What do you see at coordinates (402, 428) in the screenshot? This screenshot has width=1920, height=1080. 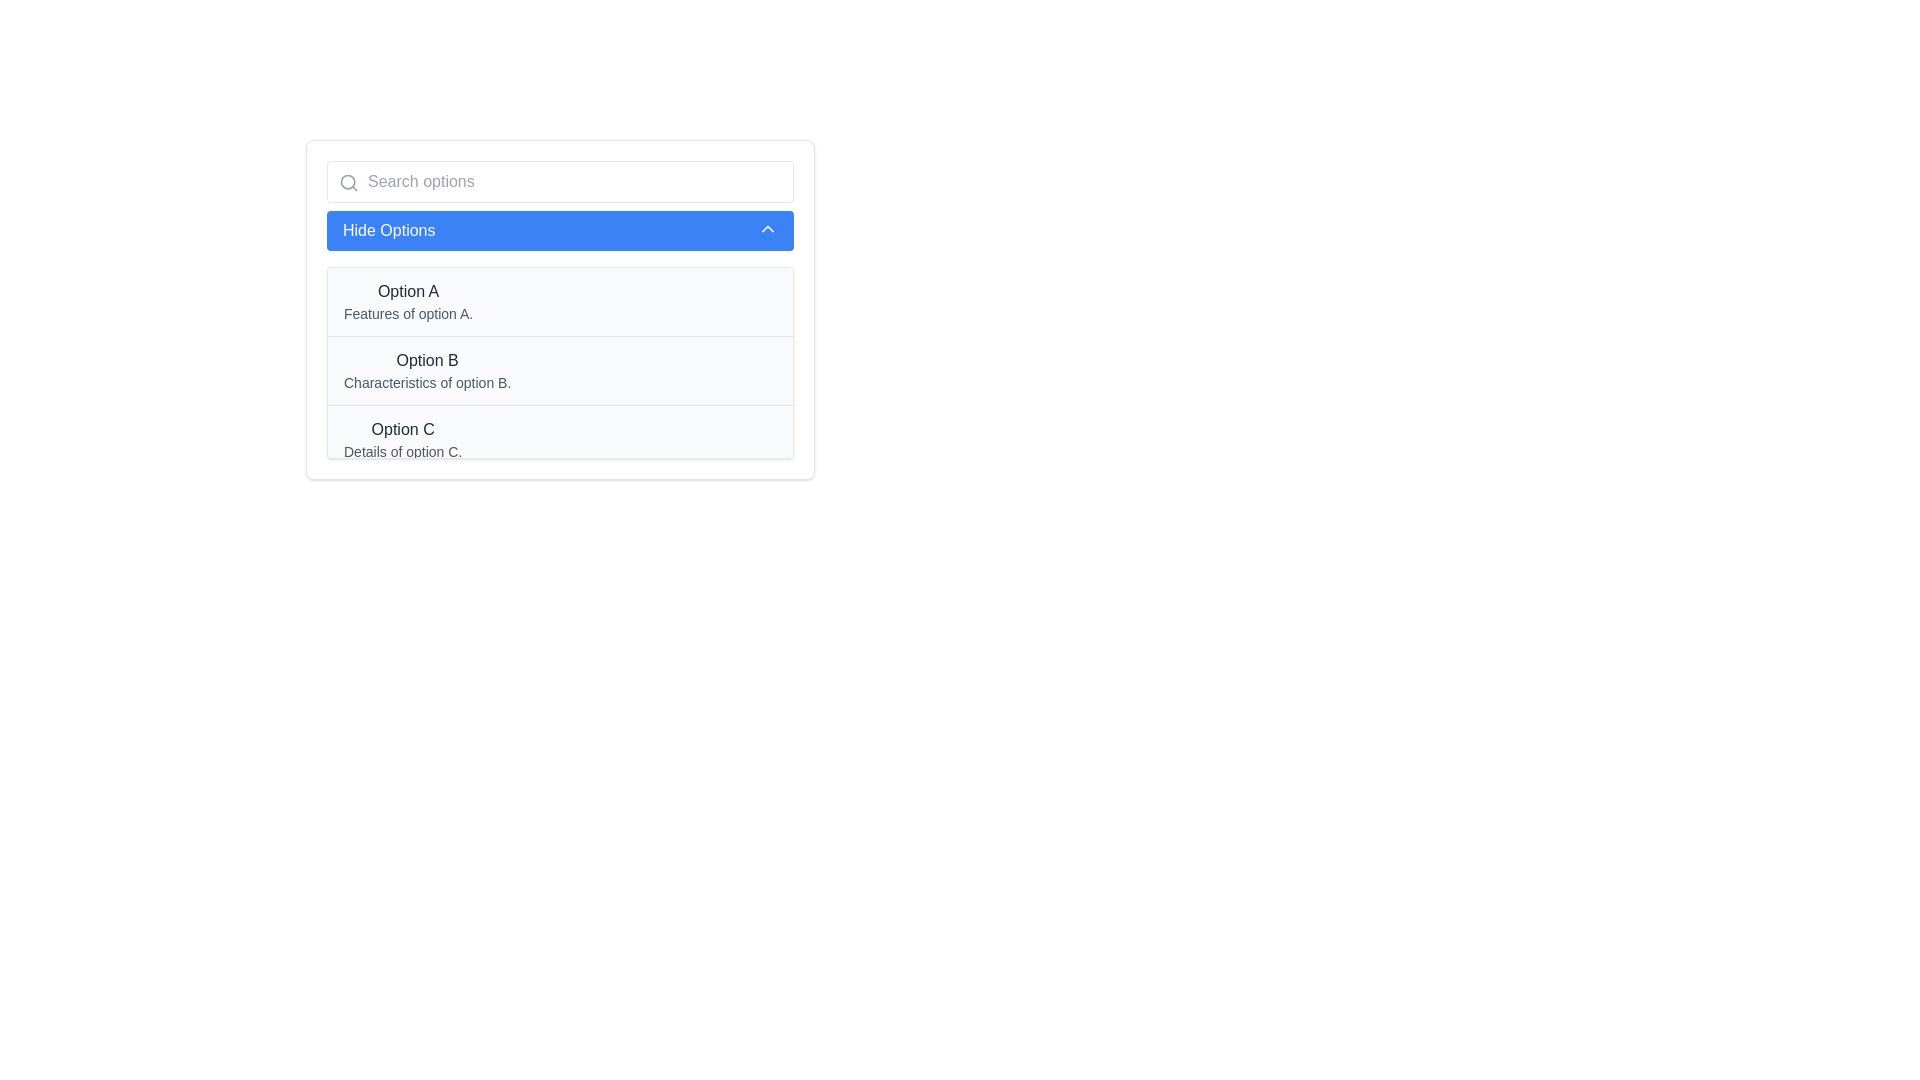 I see `the text label 'Option C' in the dropdown menu` at bounding box center [402, 428].